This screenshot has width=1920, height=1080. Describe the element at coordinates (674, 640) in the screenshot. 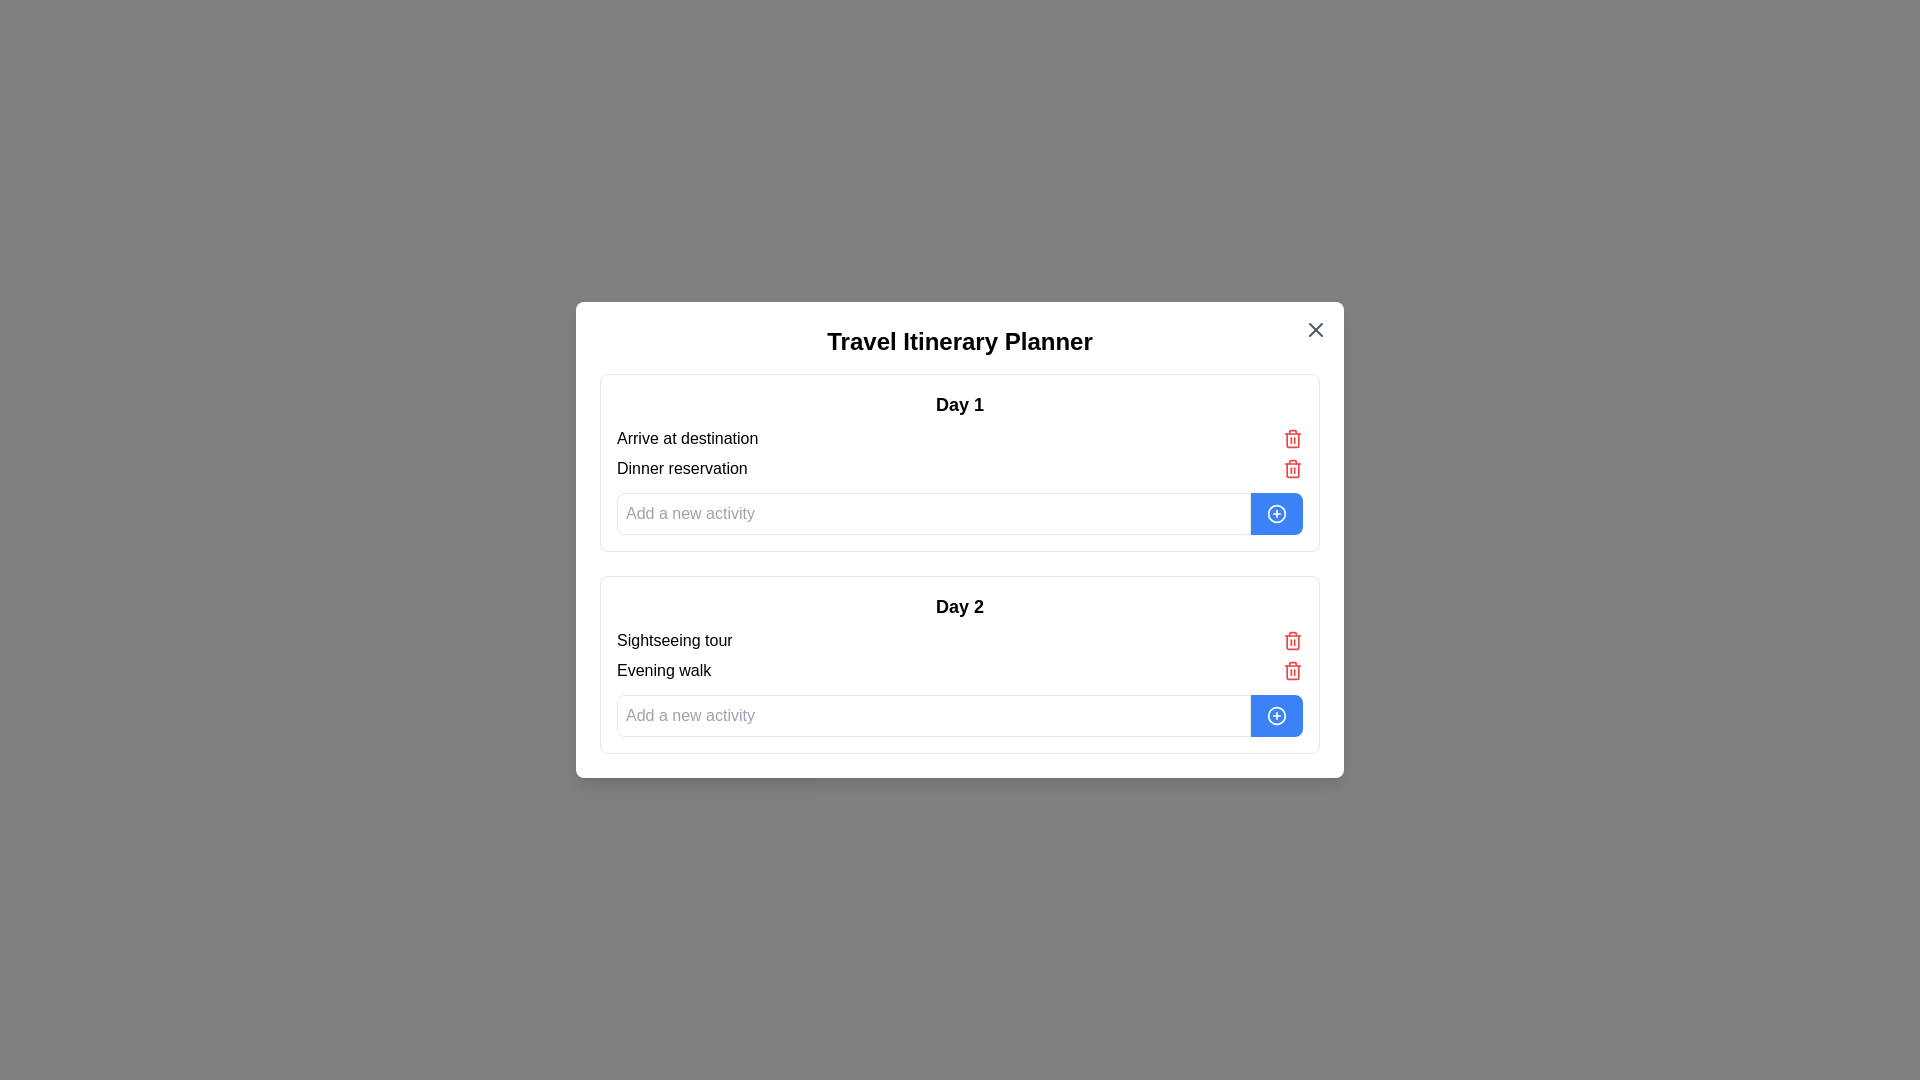

I see `text displayed as the name or label of a planned activity under the heading 'Day 2' in the second segment of the itinerary` at that location.